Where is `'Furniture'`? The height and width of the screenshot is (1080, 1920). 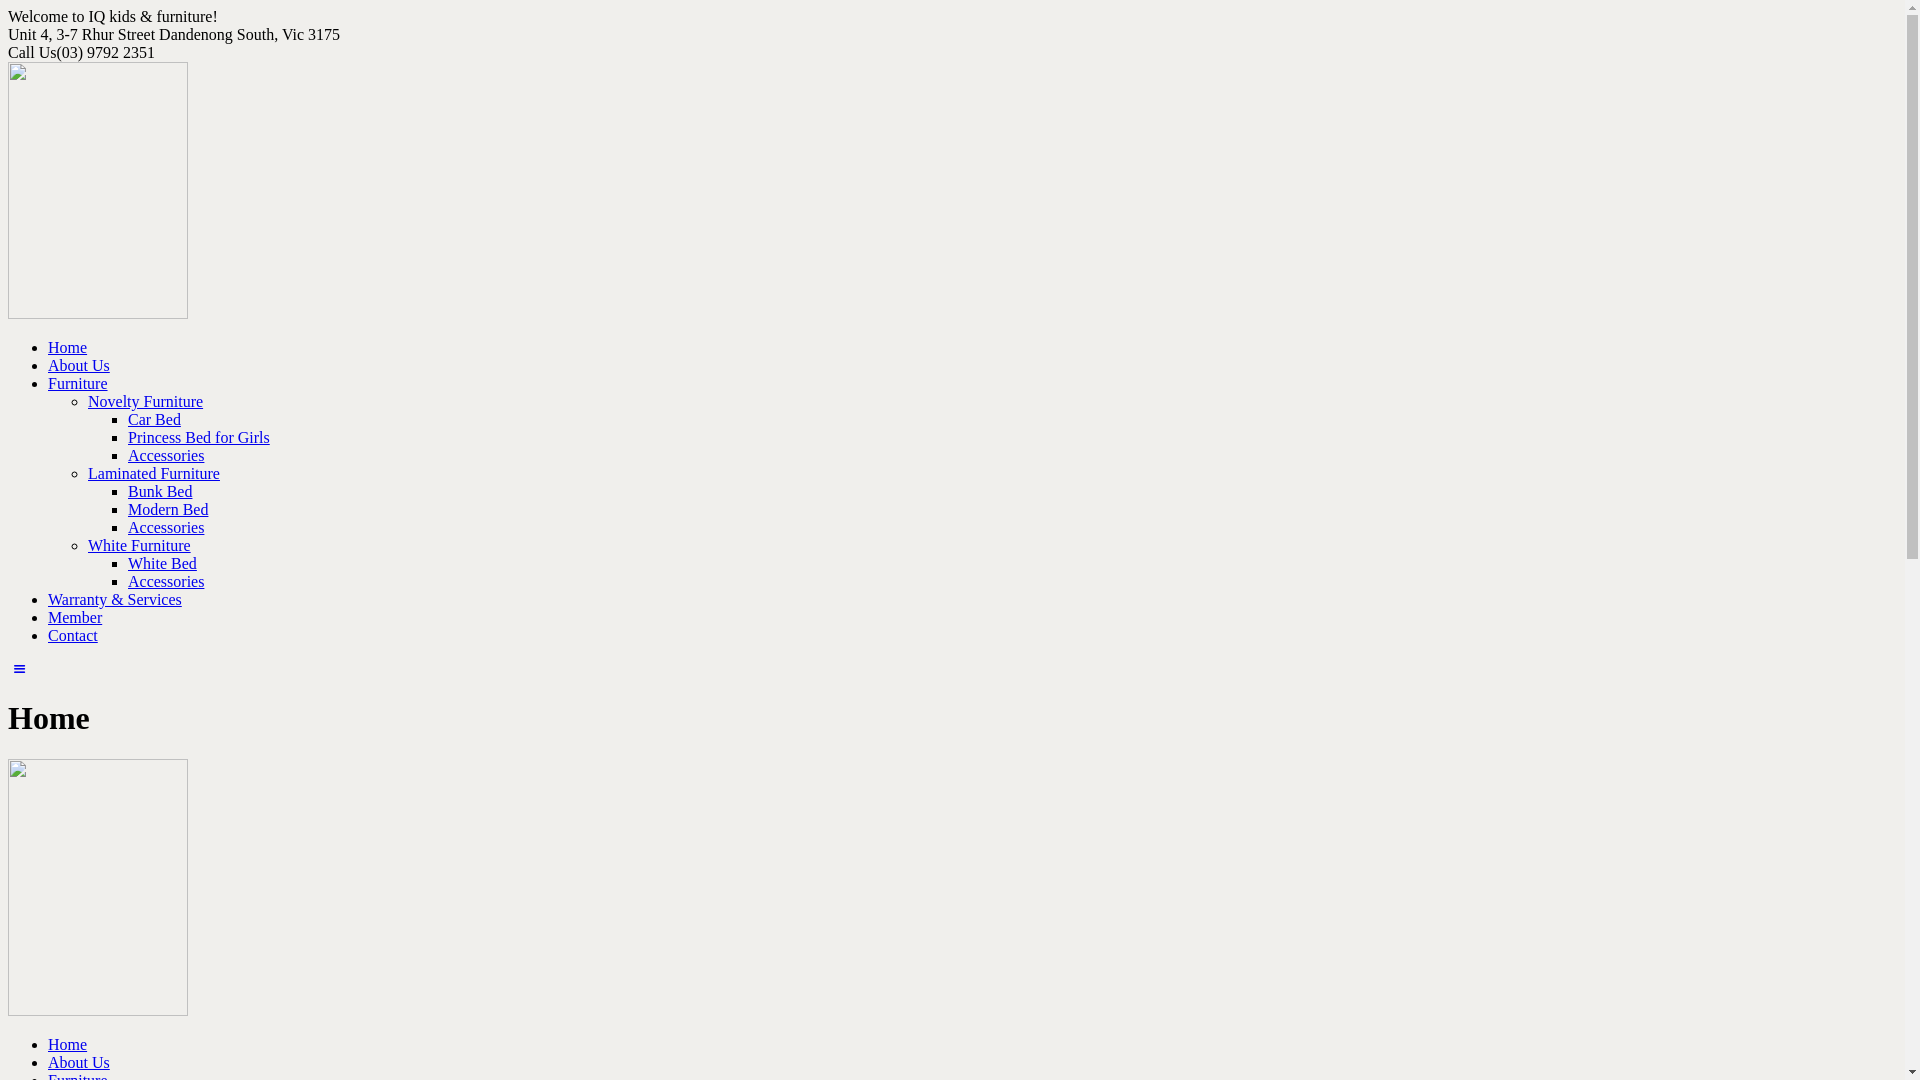 'Furniture' is located at coordinates (77, 383).